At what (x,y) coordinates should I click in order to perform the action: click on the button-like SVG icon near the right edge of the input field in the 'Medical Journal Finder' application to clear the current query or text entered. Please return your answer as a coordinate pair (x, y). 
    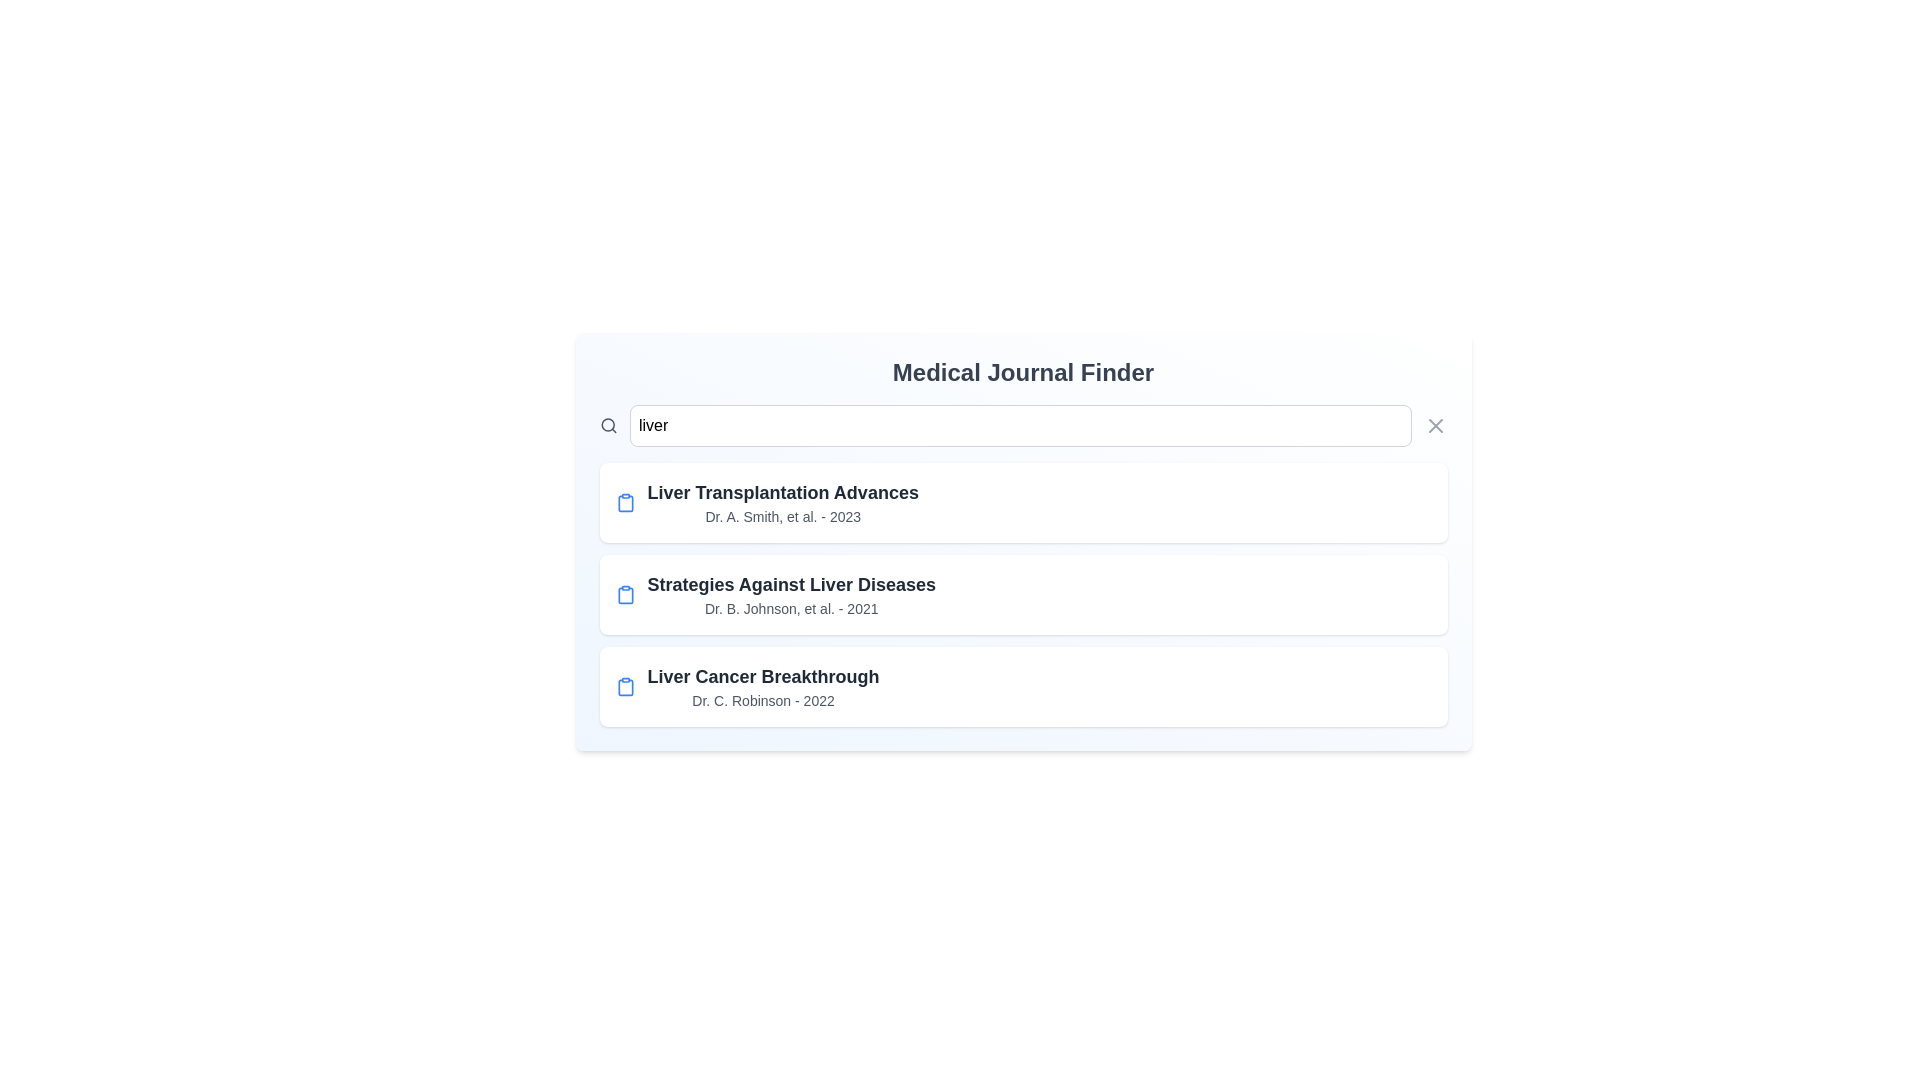
    Looking at the image, I should click on (1434, 424).